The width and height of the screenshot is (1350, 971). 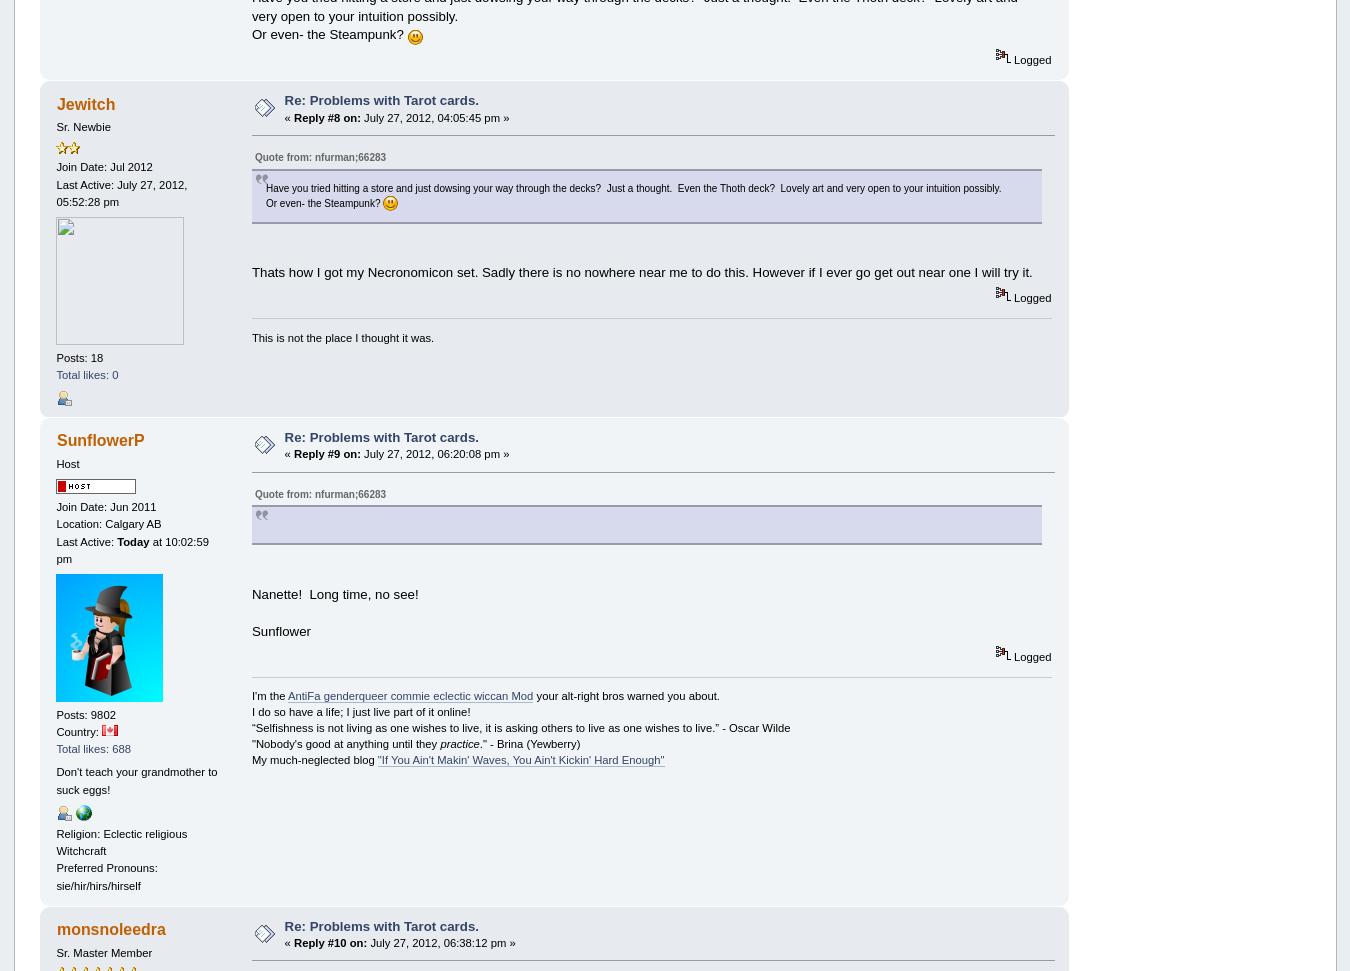 I want to click on 'Join Date: Jul 2012', so click(x=102, y=166).